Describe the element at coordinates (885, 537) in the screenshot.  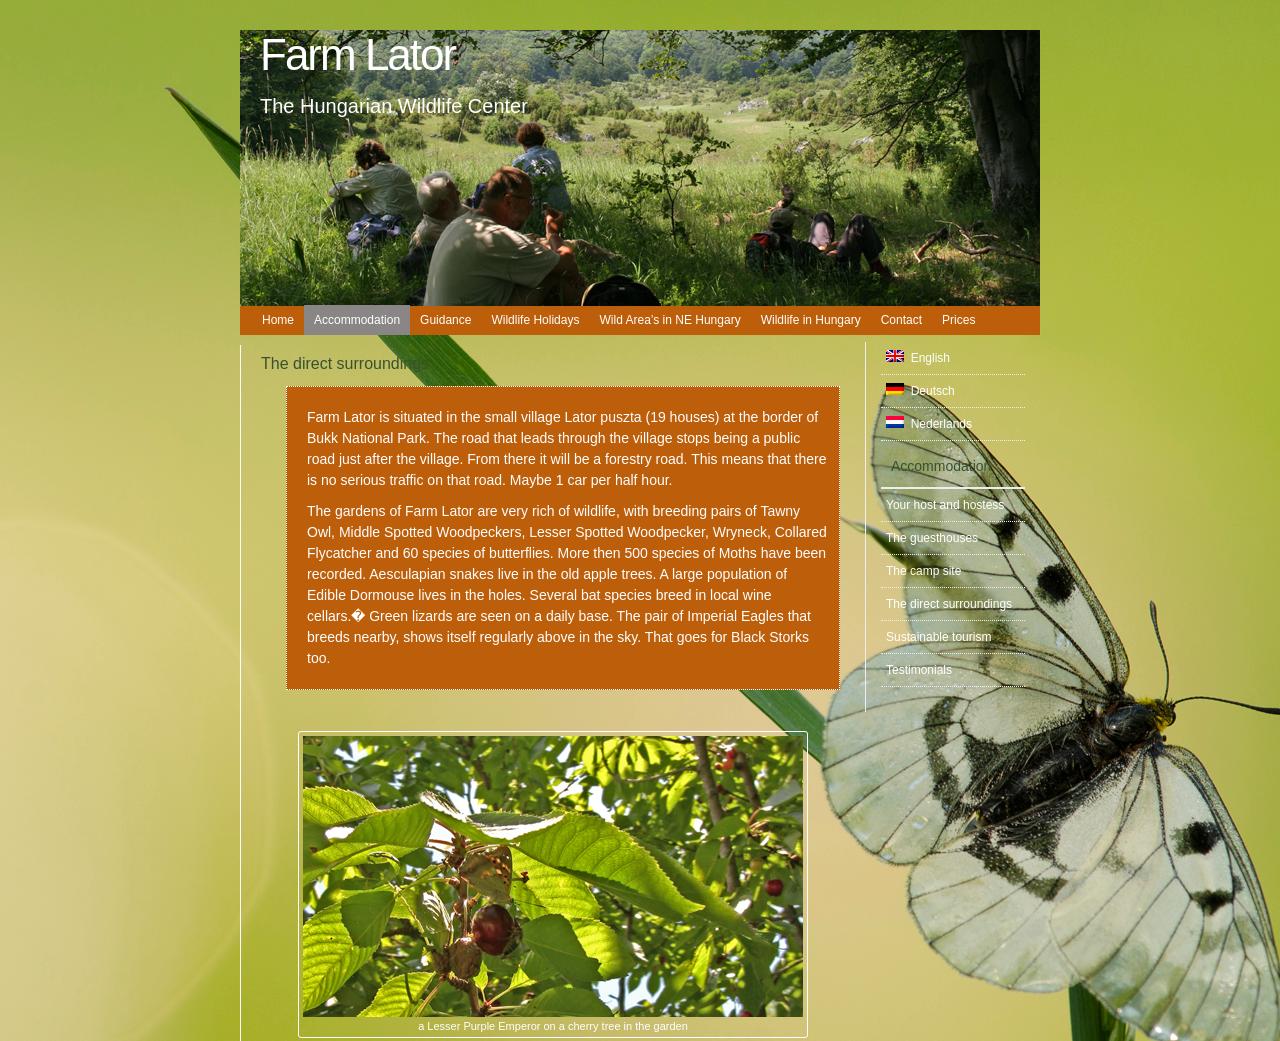
I see `'The guesthouses'` at that location.